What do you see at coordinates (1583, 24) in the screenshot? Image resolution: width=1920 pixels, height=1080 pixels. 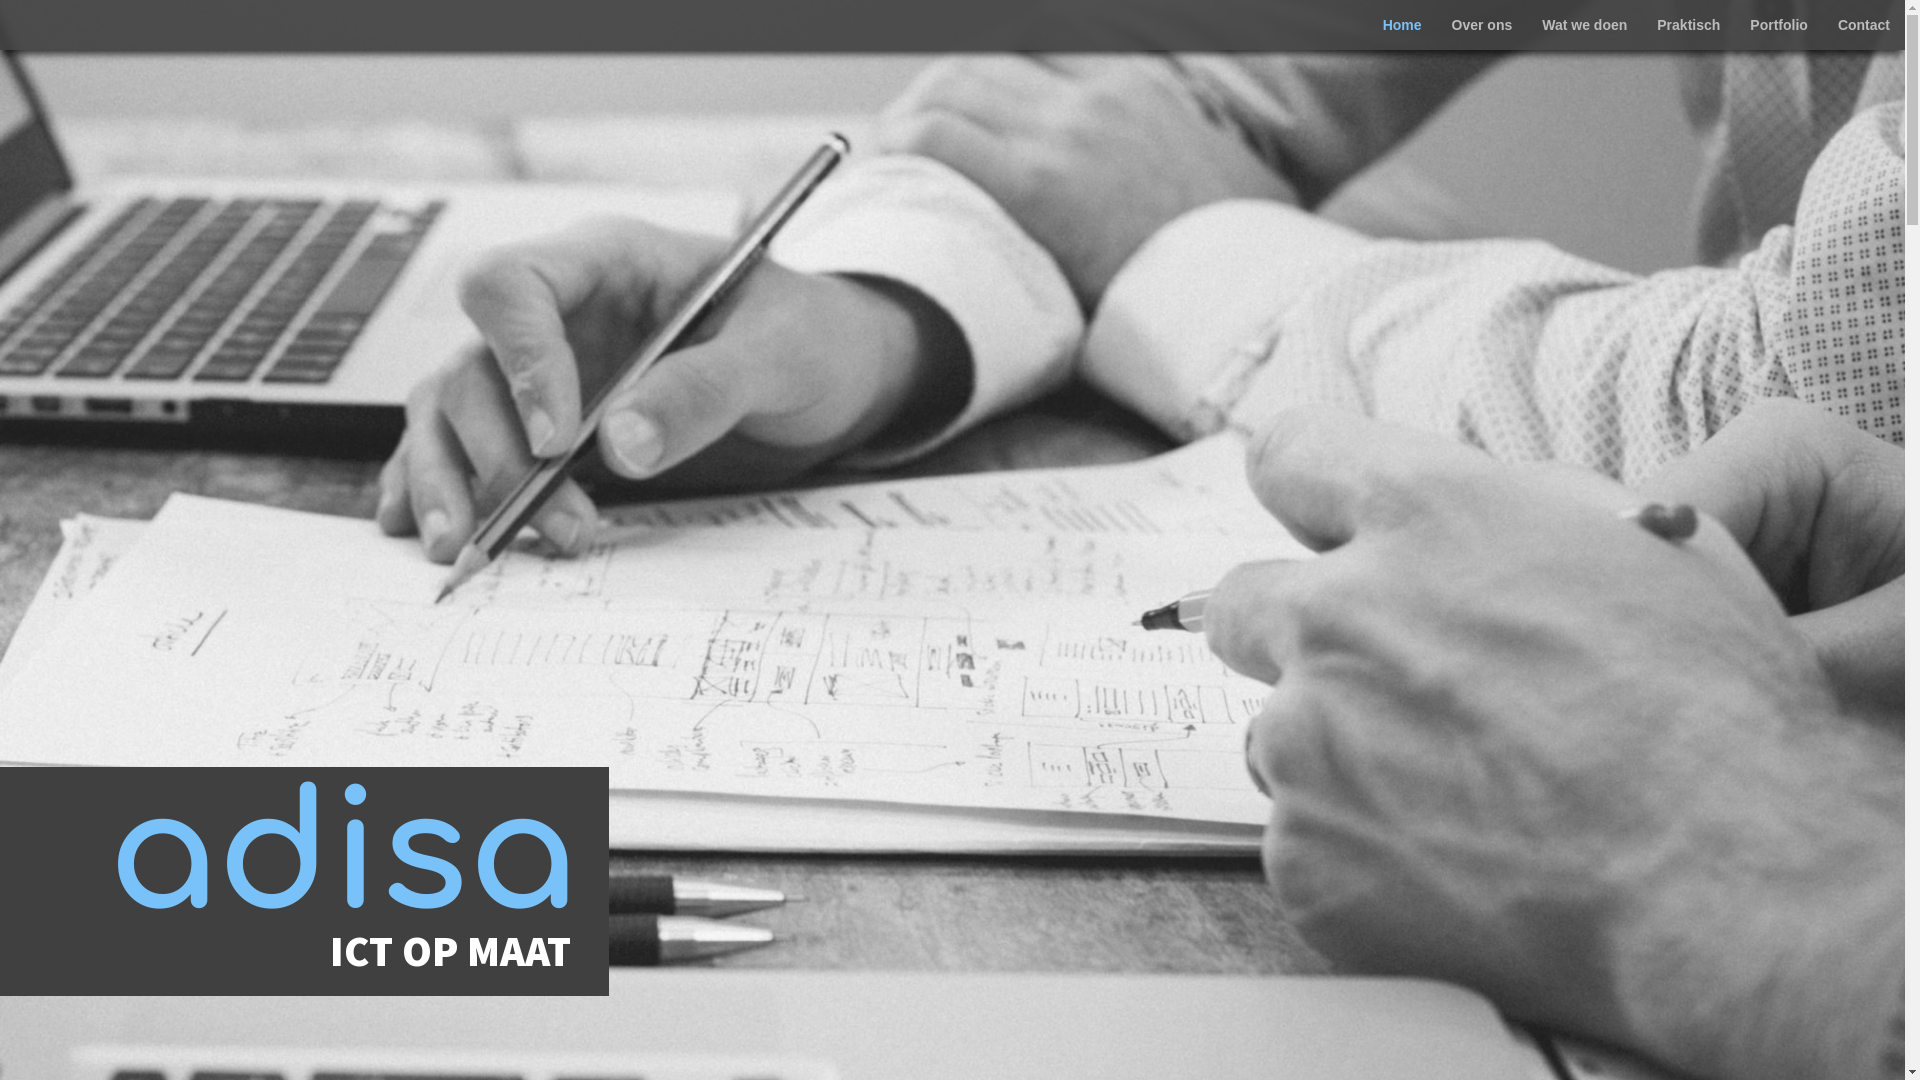 I see `'Wat we doen'` at bounding box center [1583, 24].